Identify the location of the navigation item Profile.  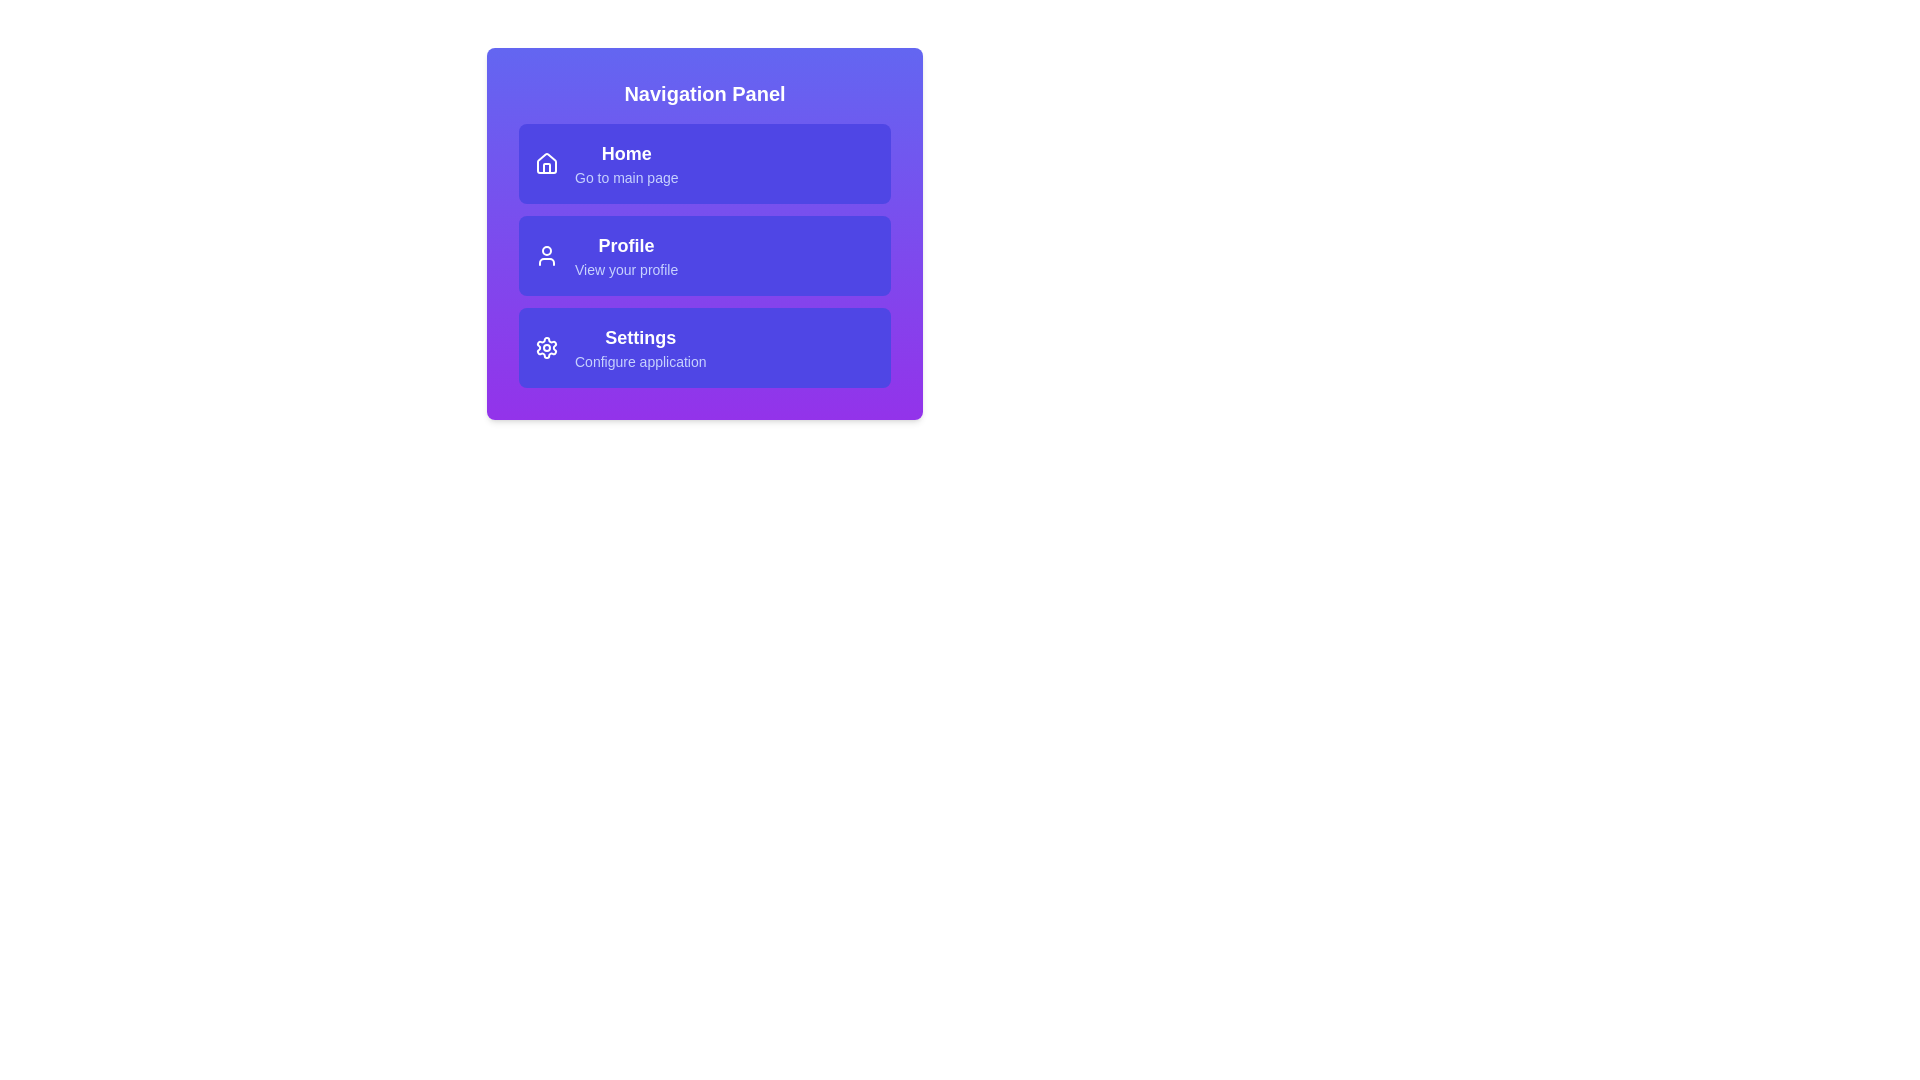
(705, 254).